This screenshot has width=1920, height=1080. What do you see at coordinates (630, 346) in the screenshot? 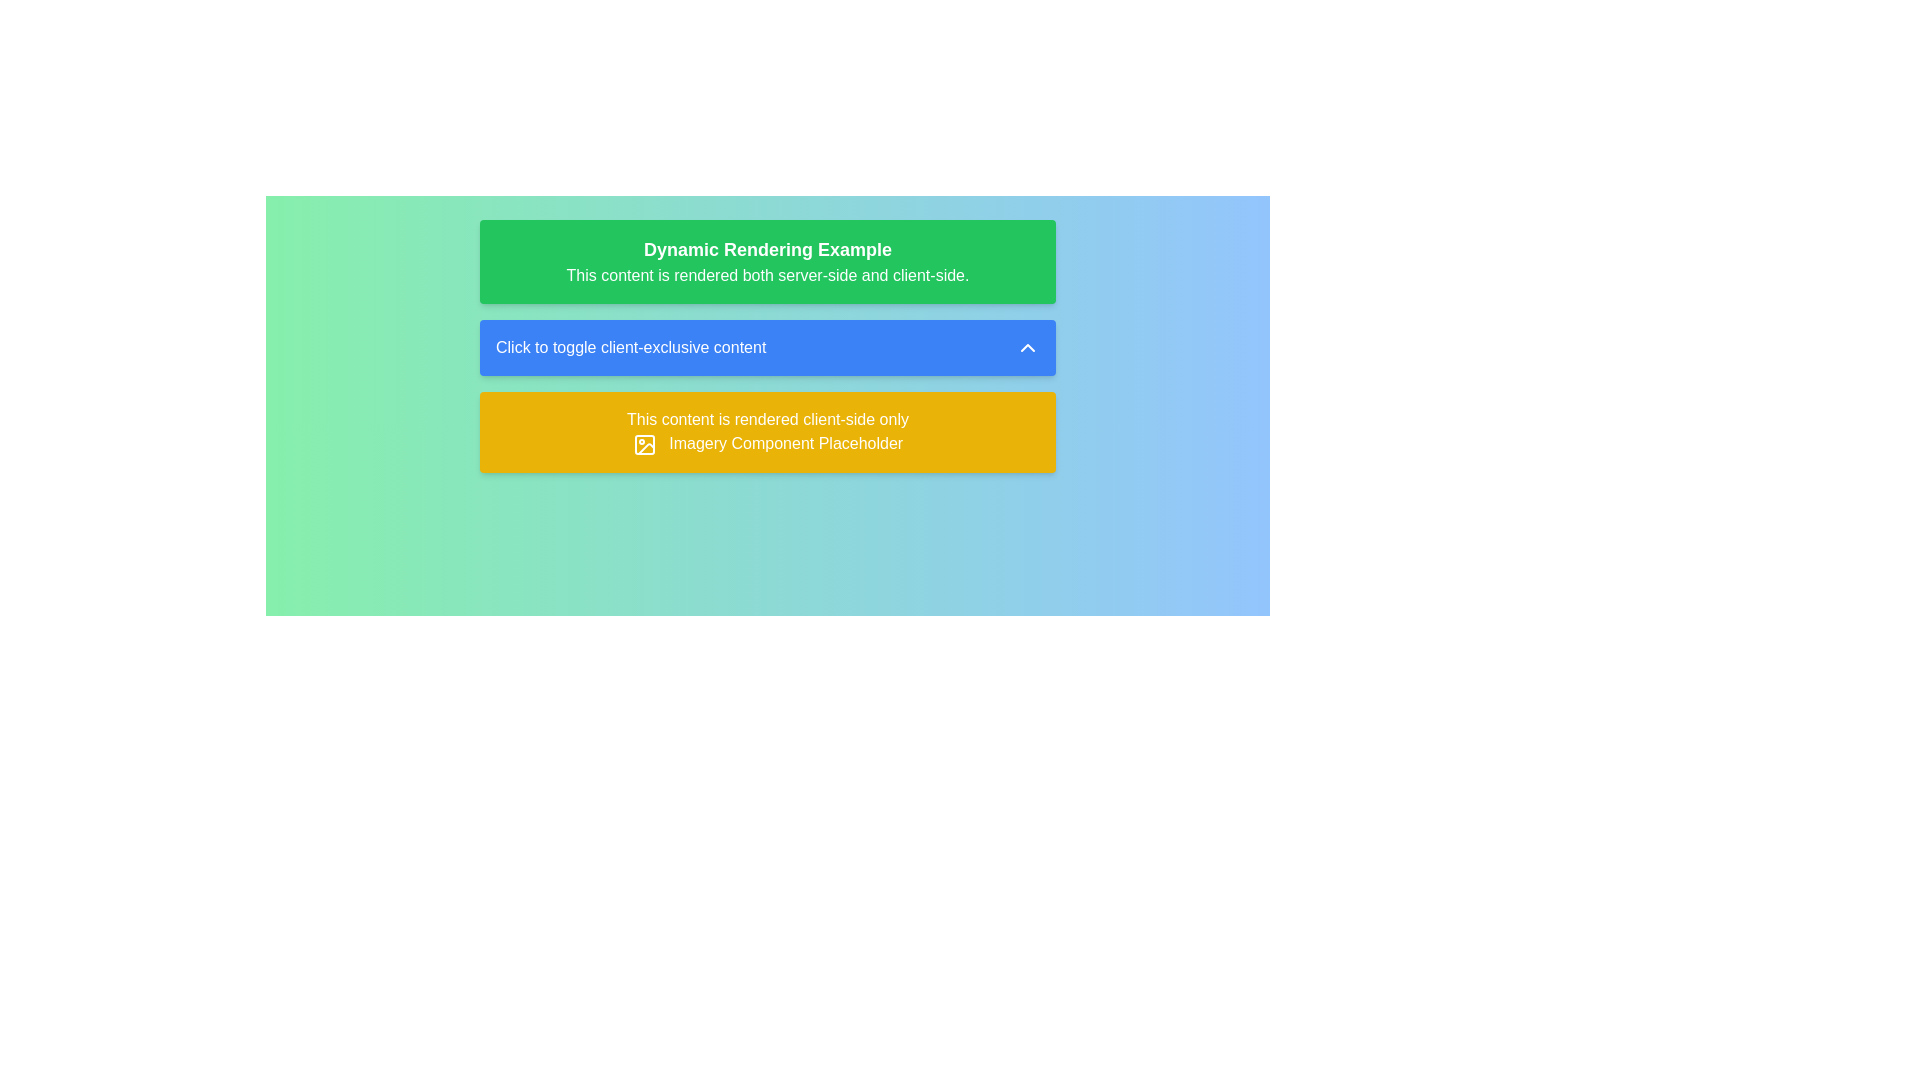
I see `text label that says 'Click to toggle client-exclusive content', which is styled in white font on a blue rectangular background with rounded corners` at bounding box center [630, 346].